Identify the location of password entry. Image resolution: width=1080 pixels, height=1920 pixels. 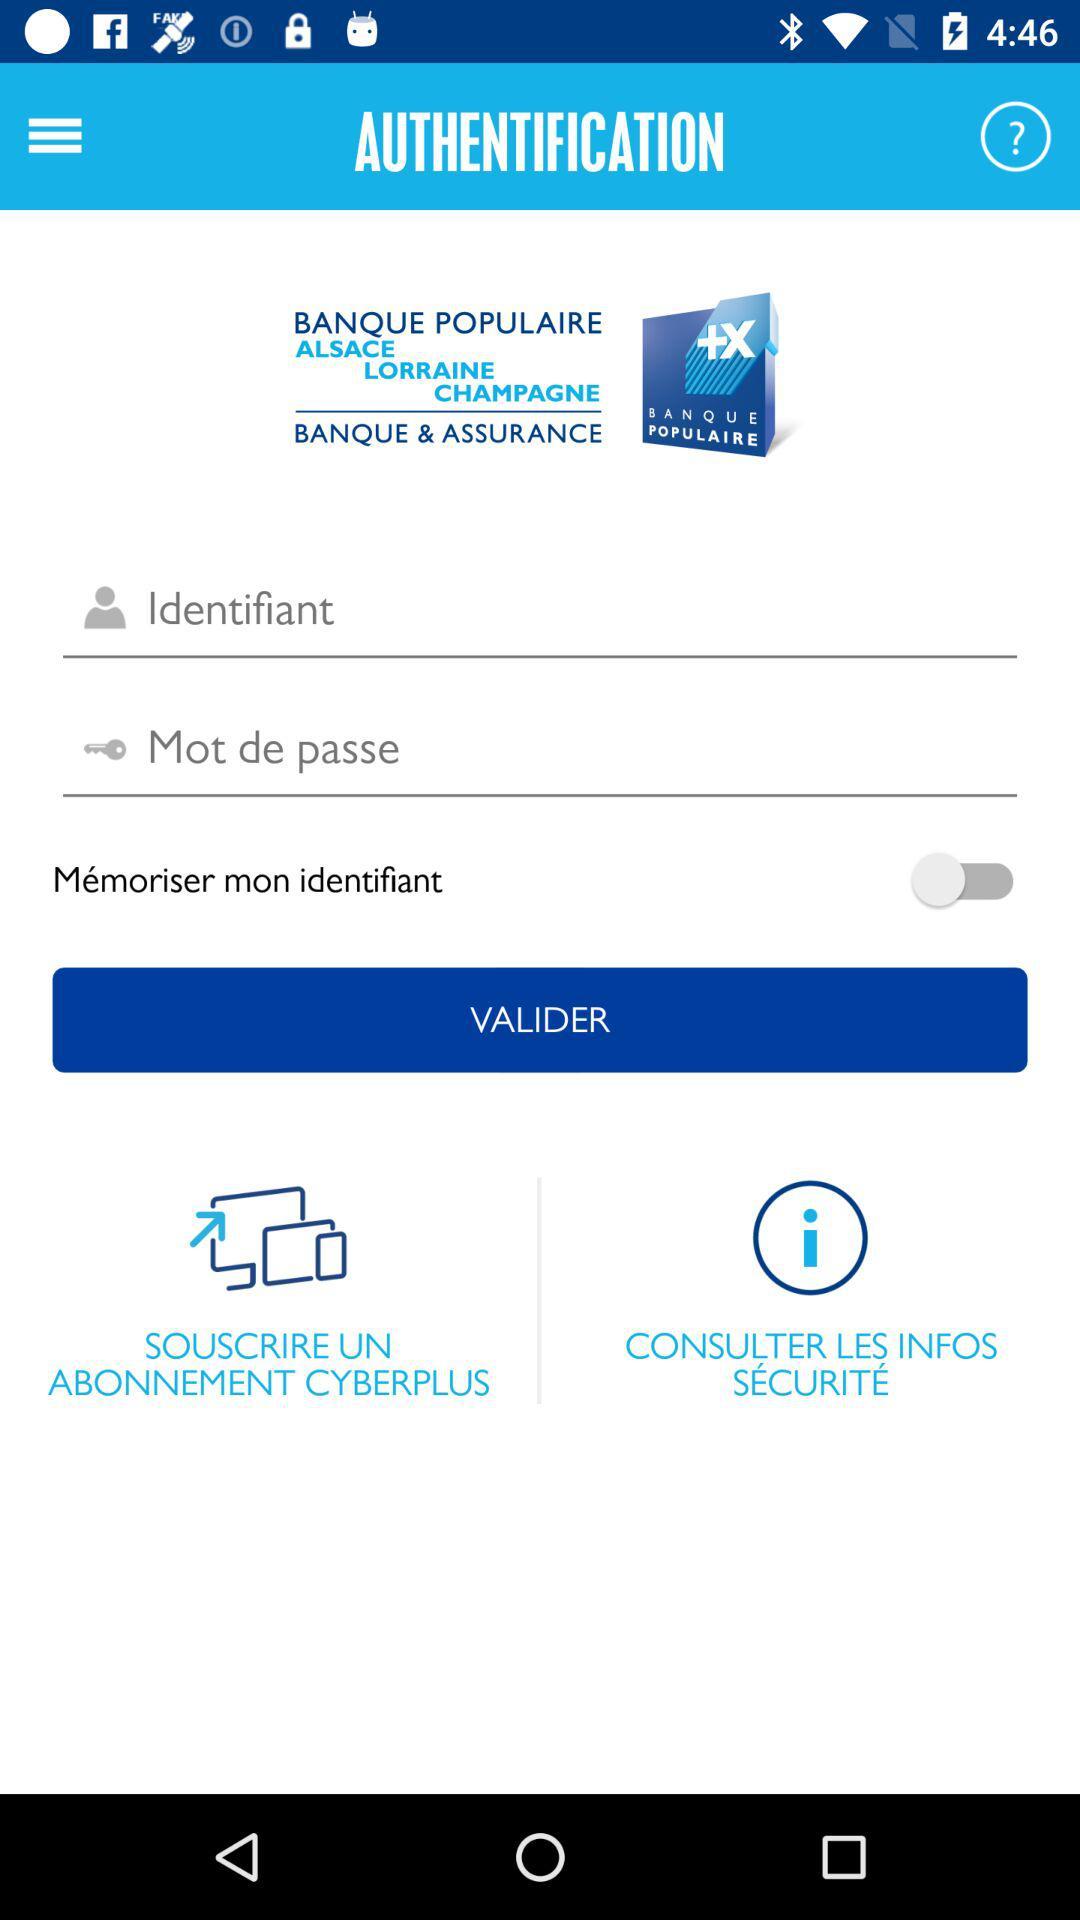
(540, 747).